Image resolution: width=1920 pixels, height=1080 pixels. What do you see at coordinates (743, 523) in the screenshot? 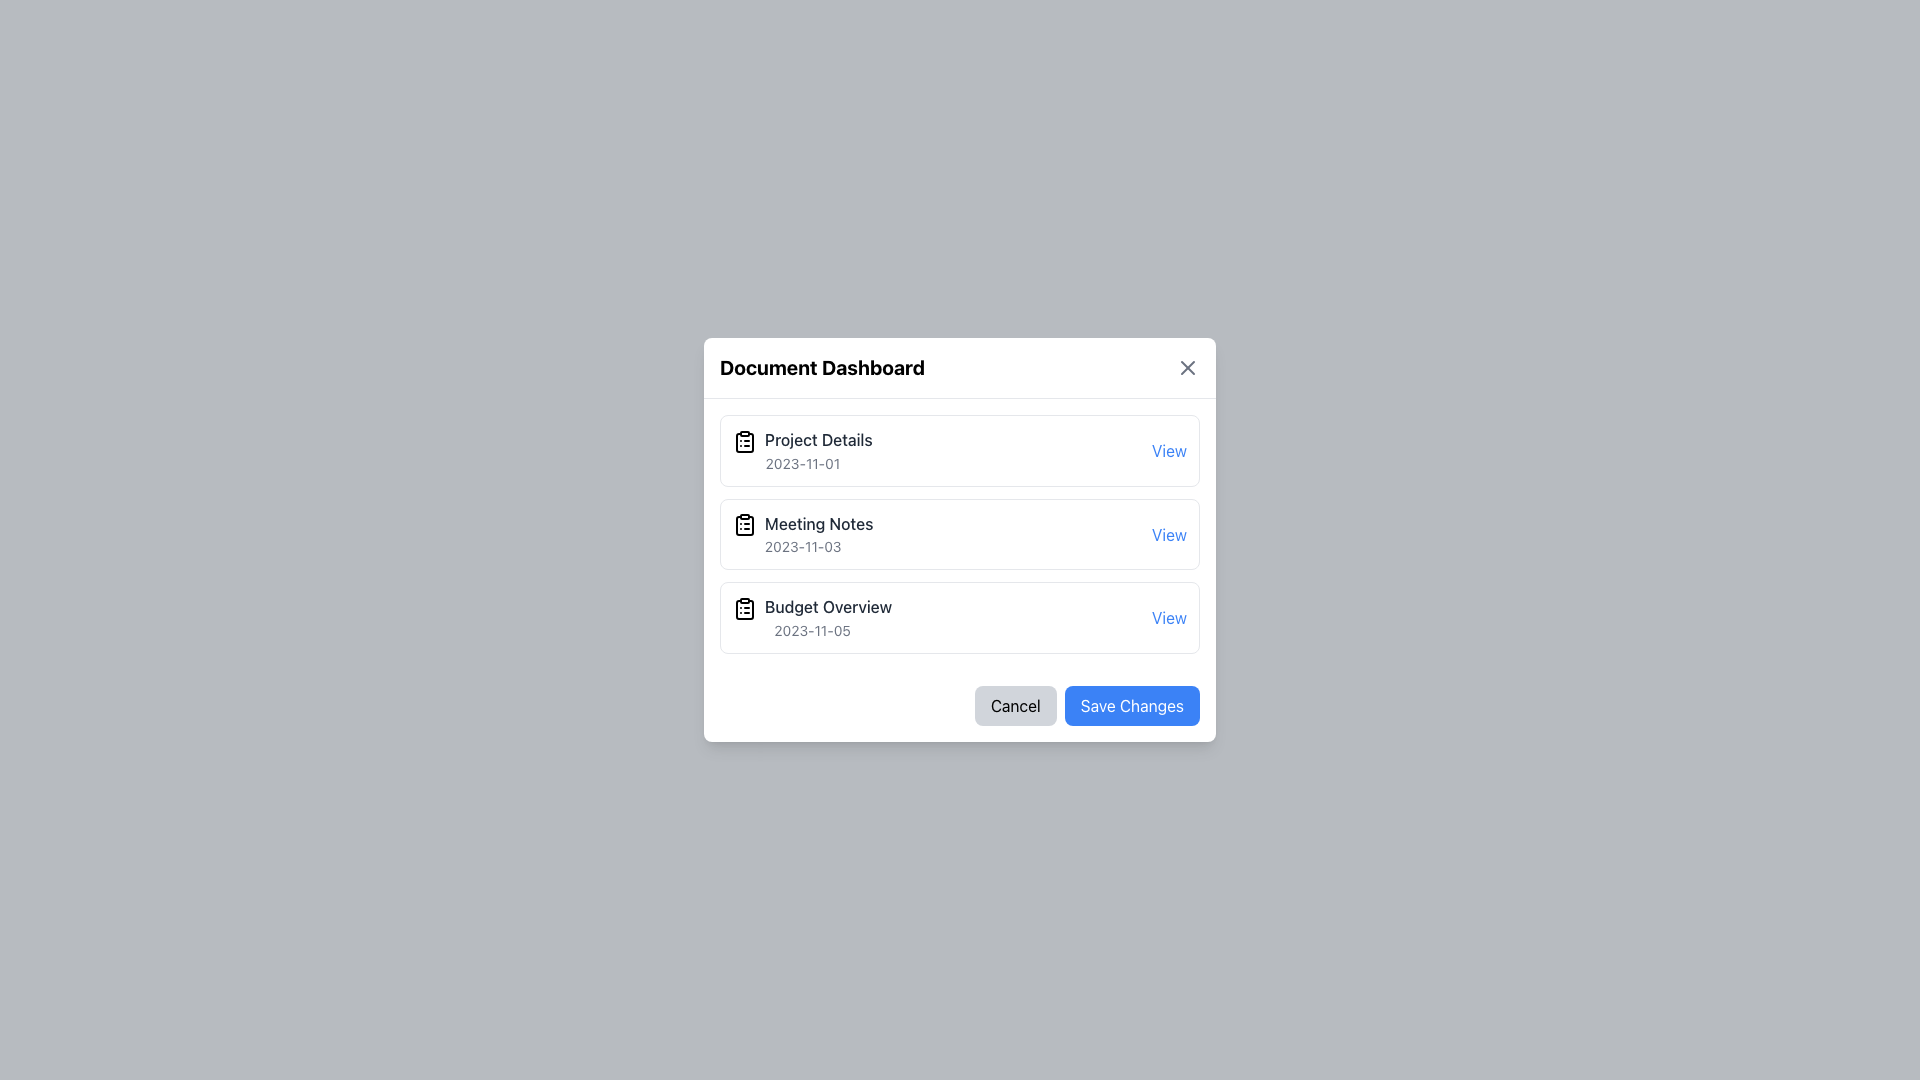
I see `the clipboard icon that resembles a list, which is positioned to the left of the 'Meeting Notes' text and above the date '2023-11-03'` at bounding box center [743, 523].